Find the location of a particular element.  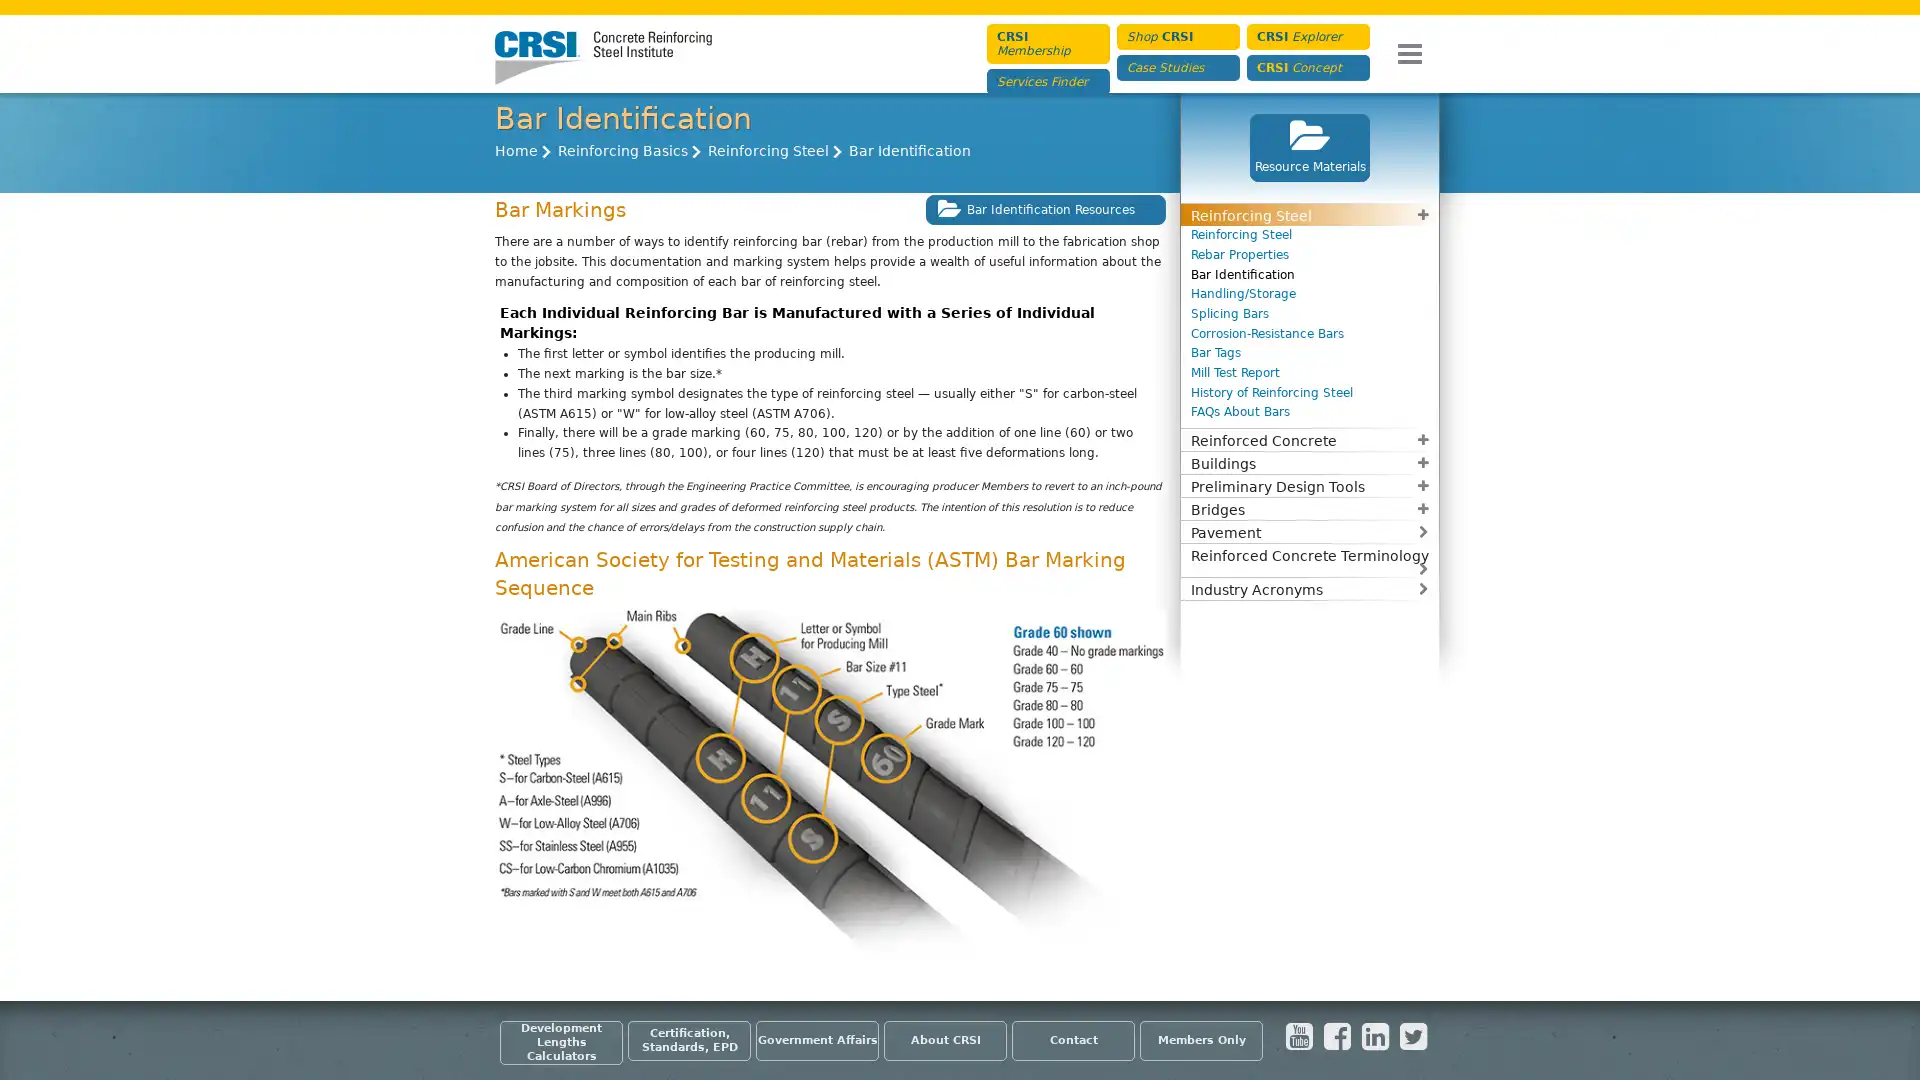

Services Finder is located at coordinates (1047, 80).